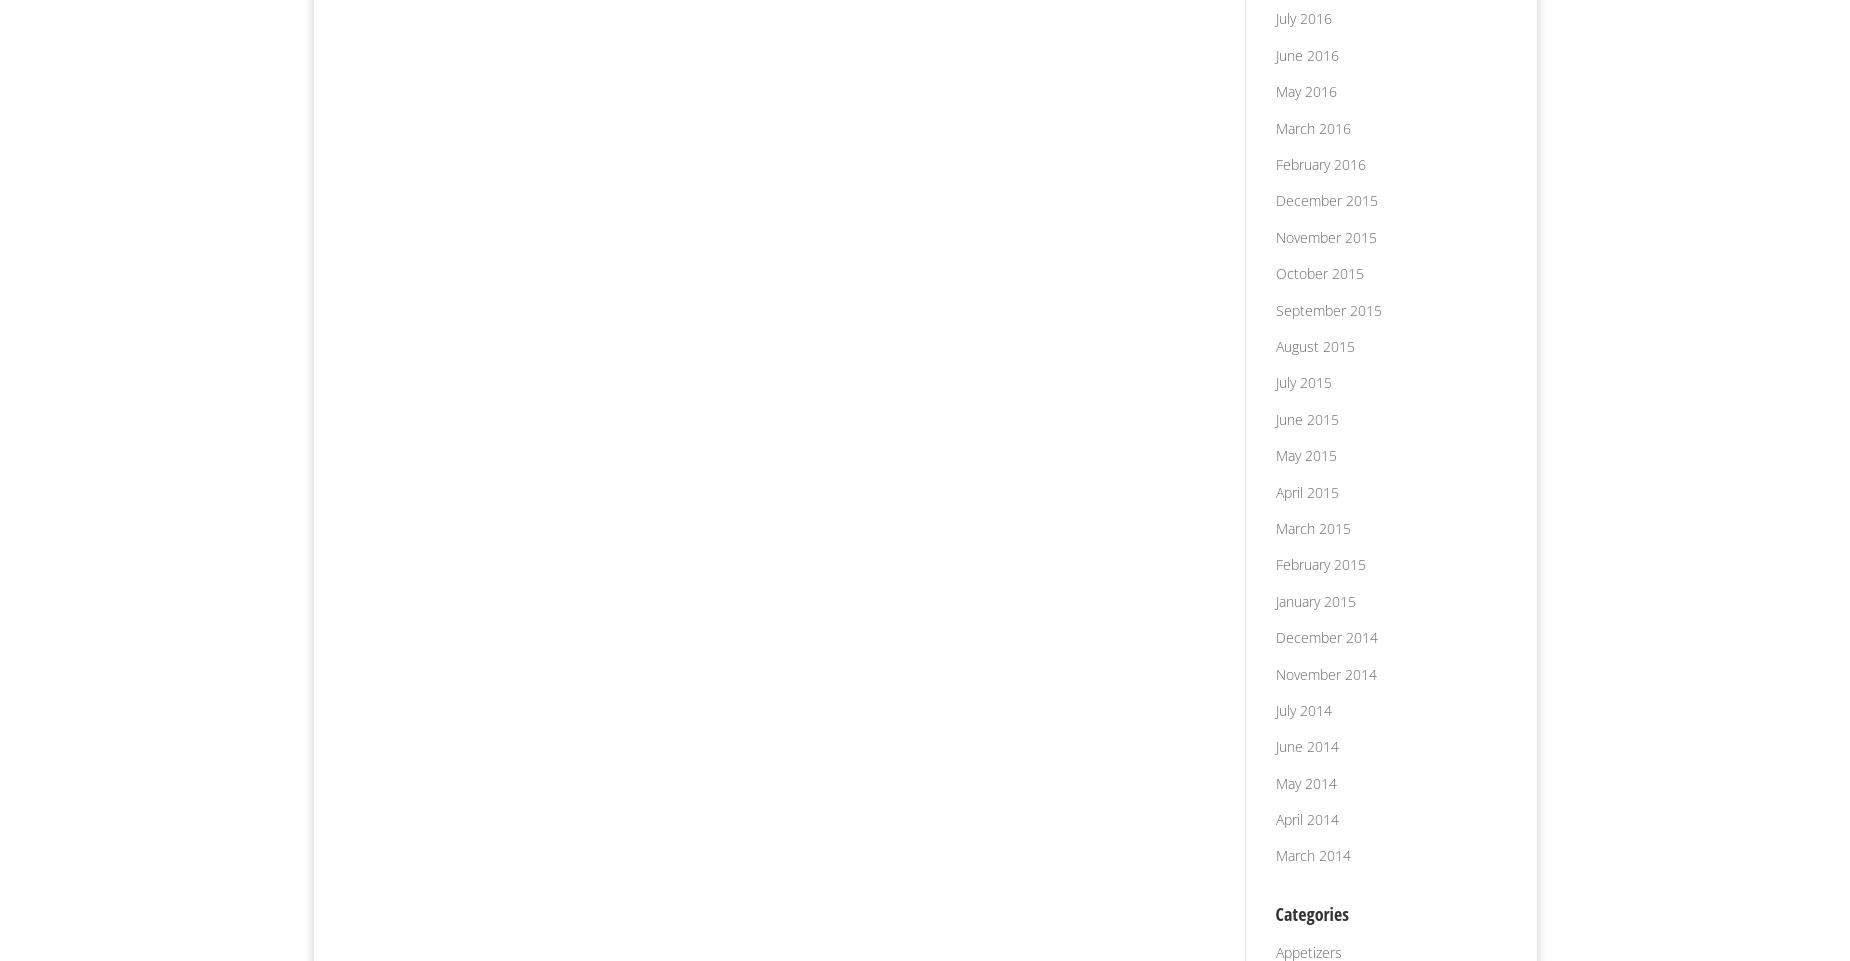 This screenshot has width=1850, height=961. I want to click on 'June 2014', so click(1305, 746).